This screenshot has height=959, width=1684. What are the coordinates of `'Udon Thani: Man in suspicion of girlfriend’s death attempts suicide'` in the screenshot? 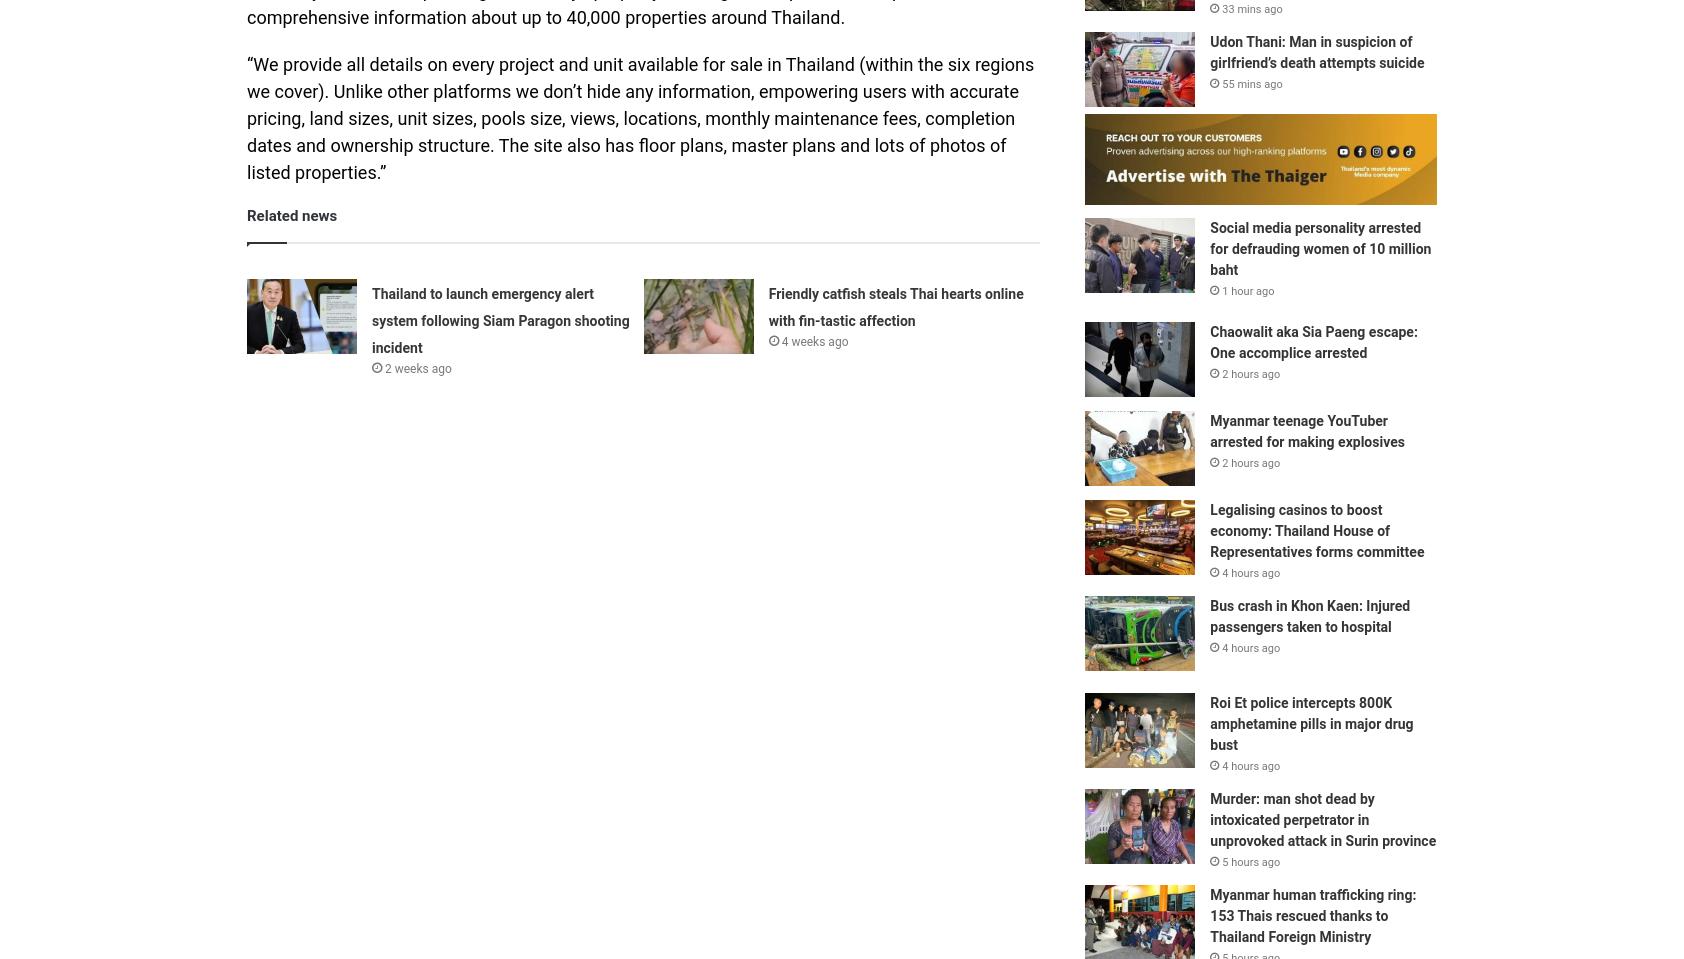 It's located at (1316, 51).